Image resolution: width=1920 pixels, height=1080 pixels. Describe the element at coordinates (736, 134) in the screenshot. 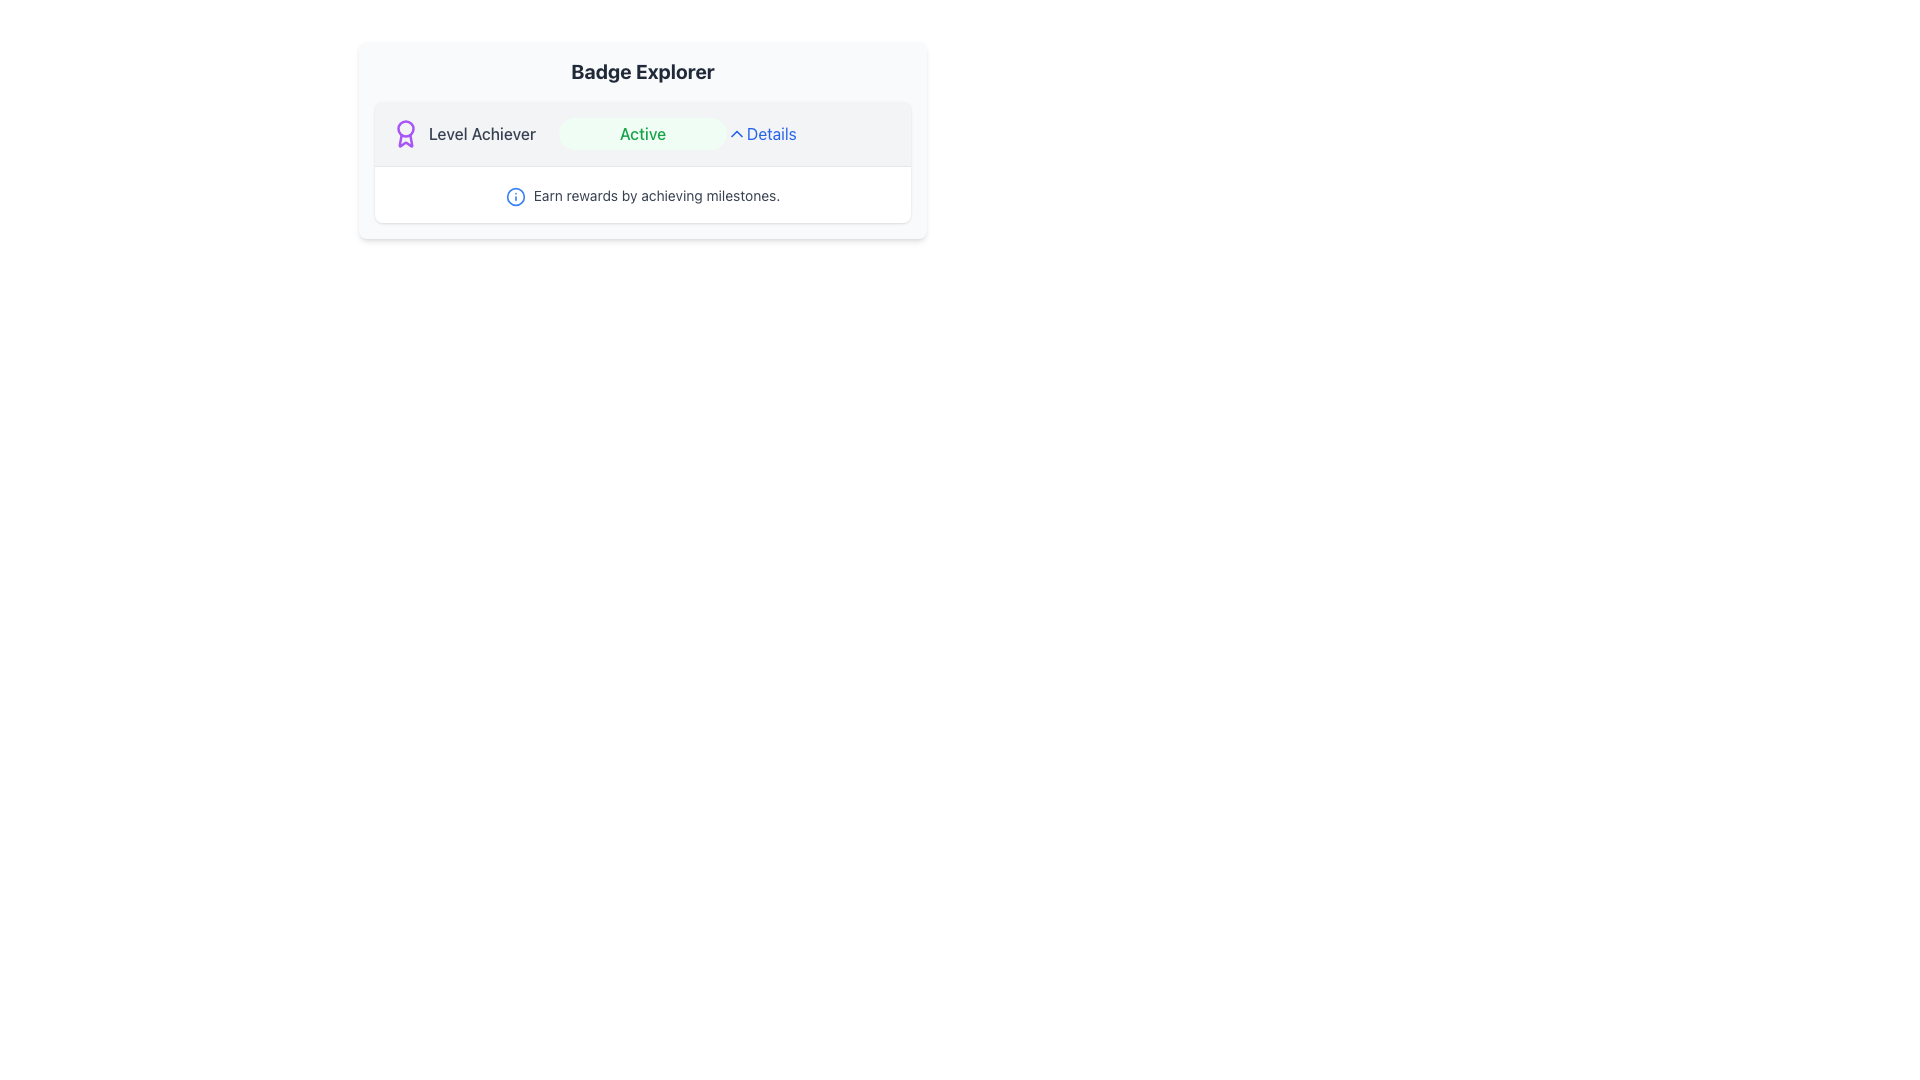

I see `the small upward-pointing chevron icon with a blue outline located to the left of the word 'Details'` at that location.